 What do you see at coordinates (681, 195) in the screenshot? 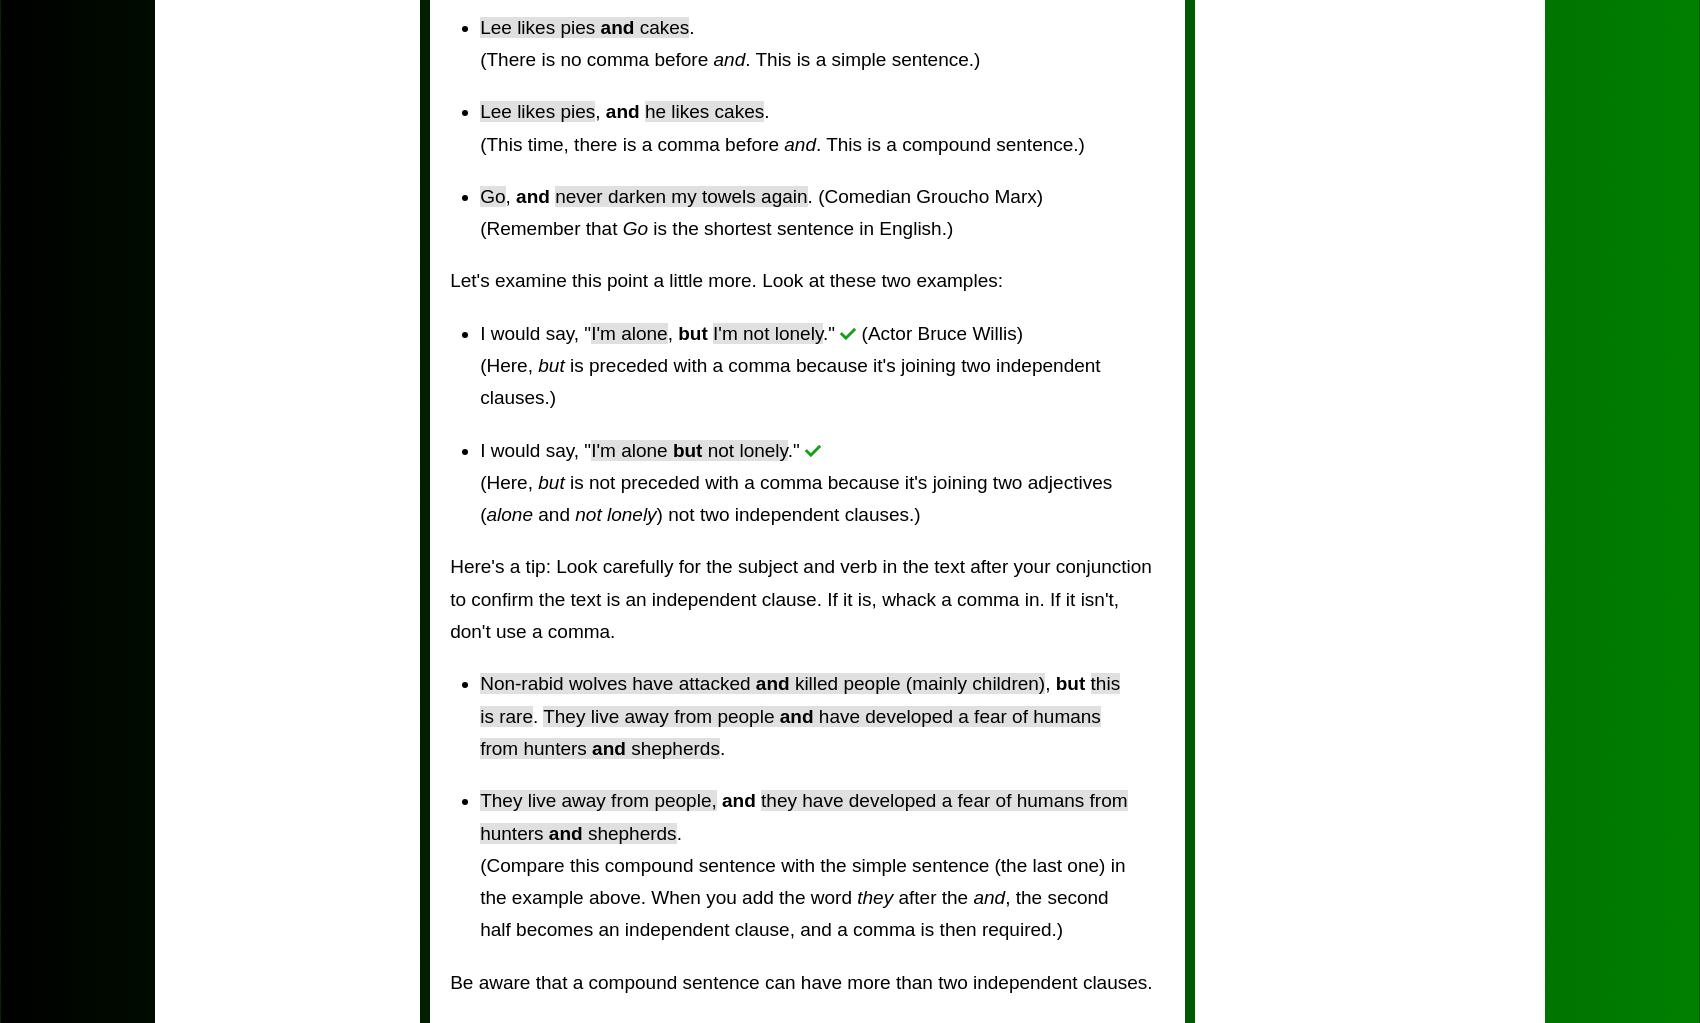
I see `'never darken my towels again'` at bounding box center [681, 195].